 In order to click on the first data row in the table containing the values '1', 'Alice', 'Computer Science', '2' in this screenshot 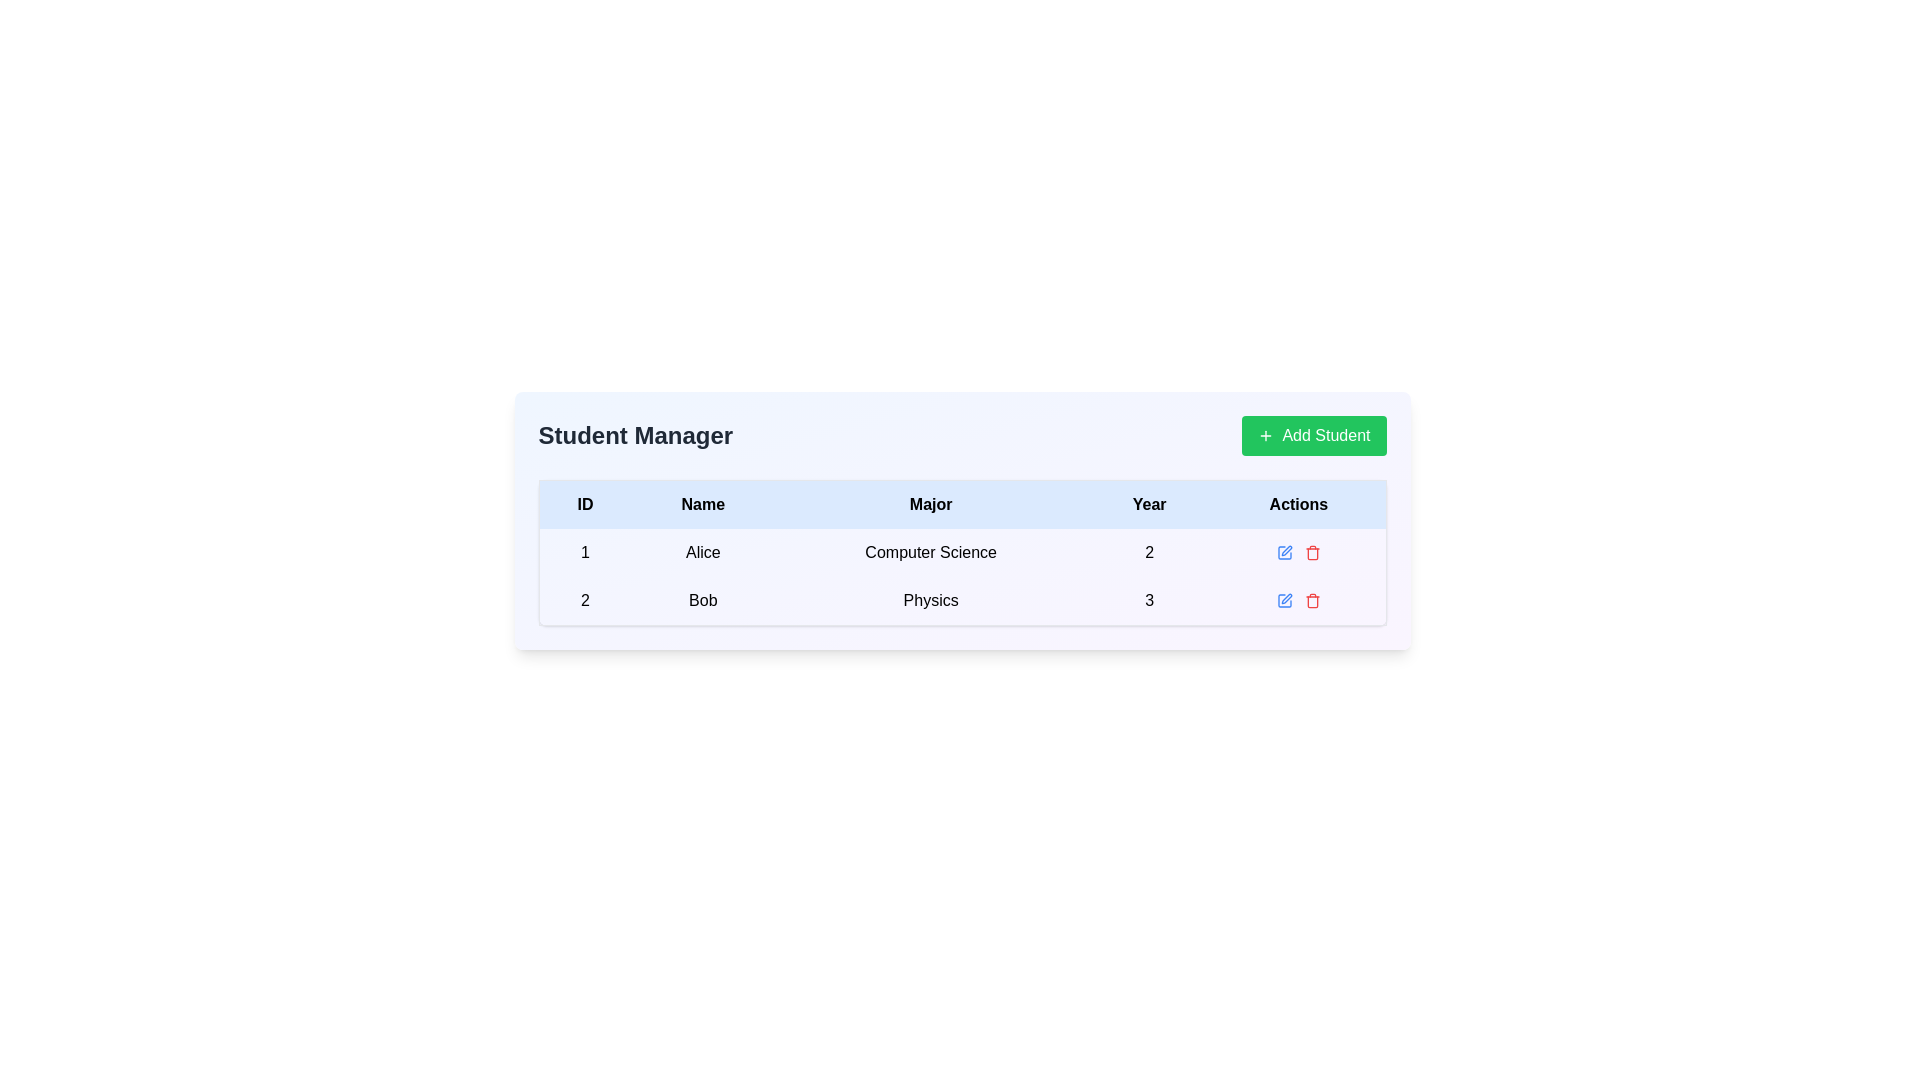, I will do `click(962, 577)`.